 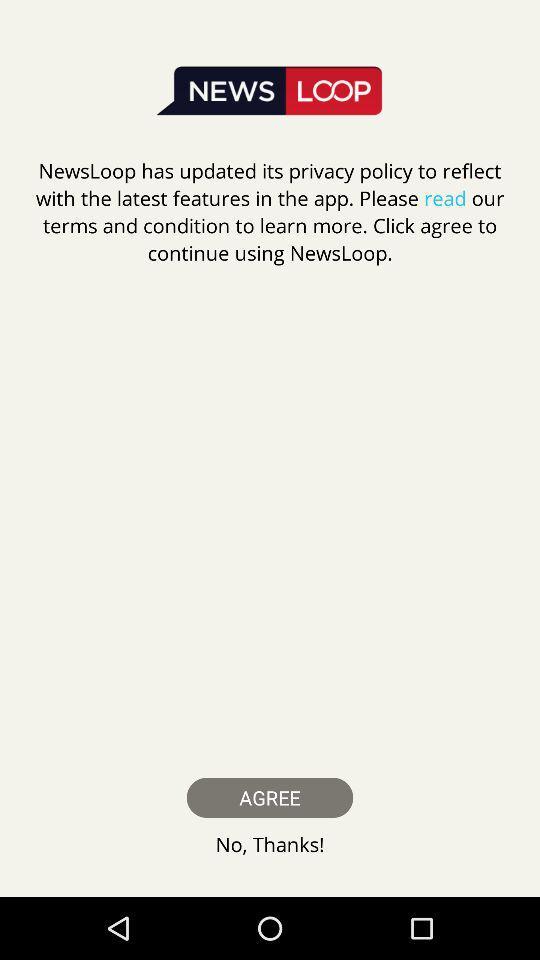 What do you see at coordinates (270, 211) in the screenshot?
I see `the item above the agree item` at bounding box center [270, 211].